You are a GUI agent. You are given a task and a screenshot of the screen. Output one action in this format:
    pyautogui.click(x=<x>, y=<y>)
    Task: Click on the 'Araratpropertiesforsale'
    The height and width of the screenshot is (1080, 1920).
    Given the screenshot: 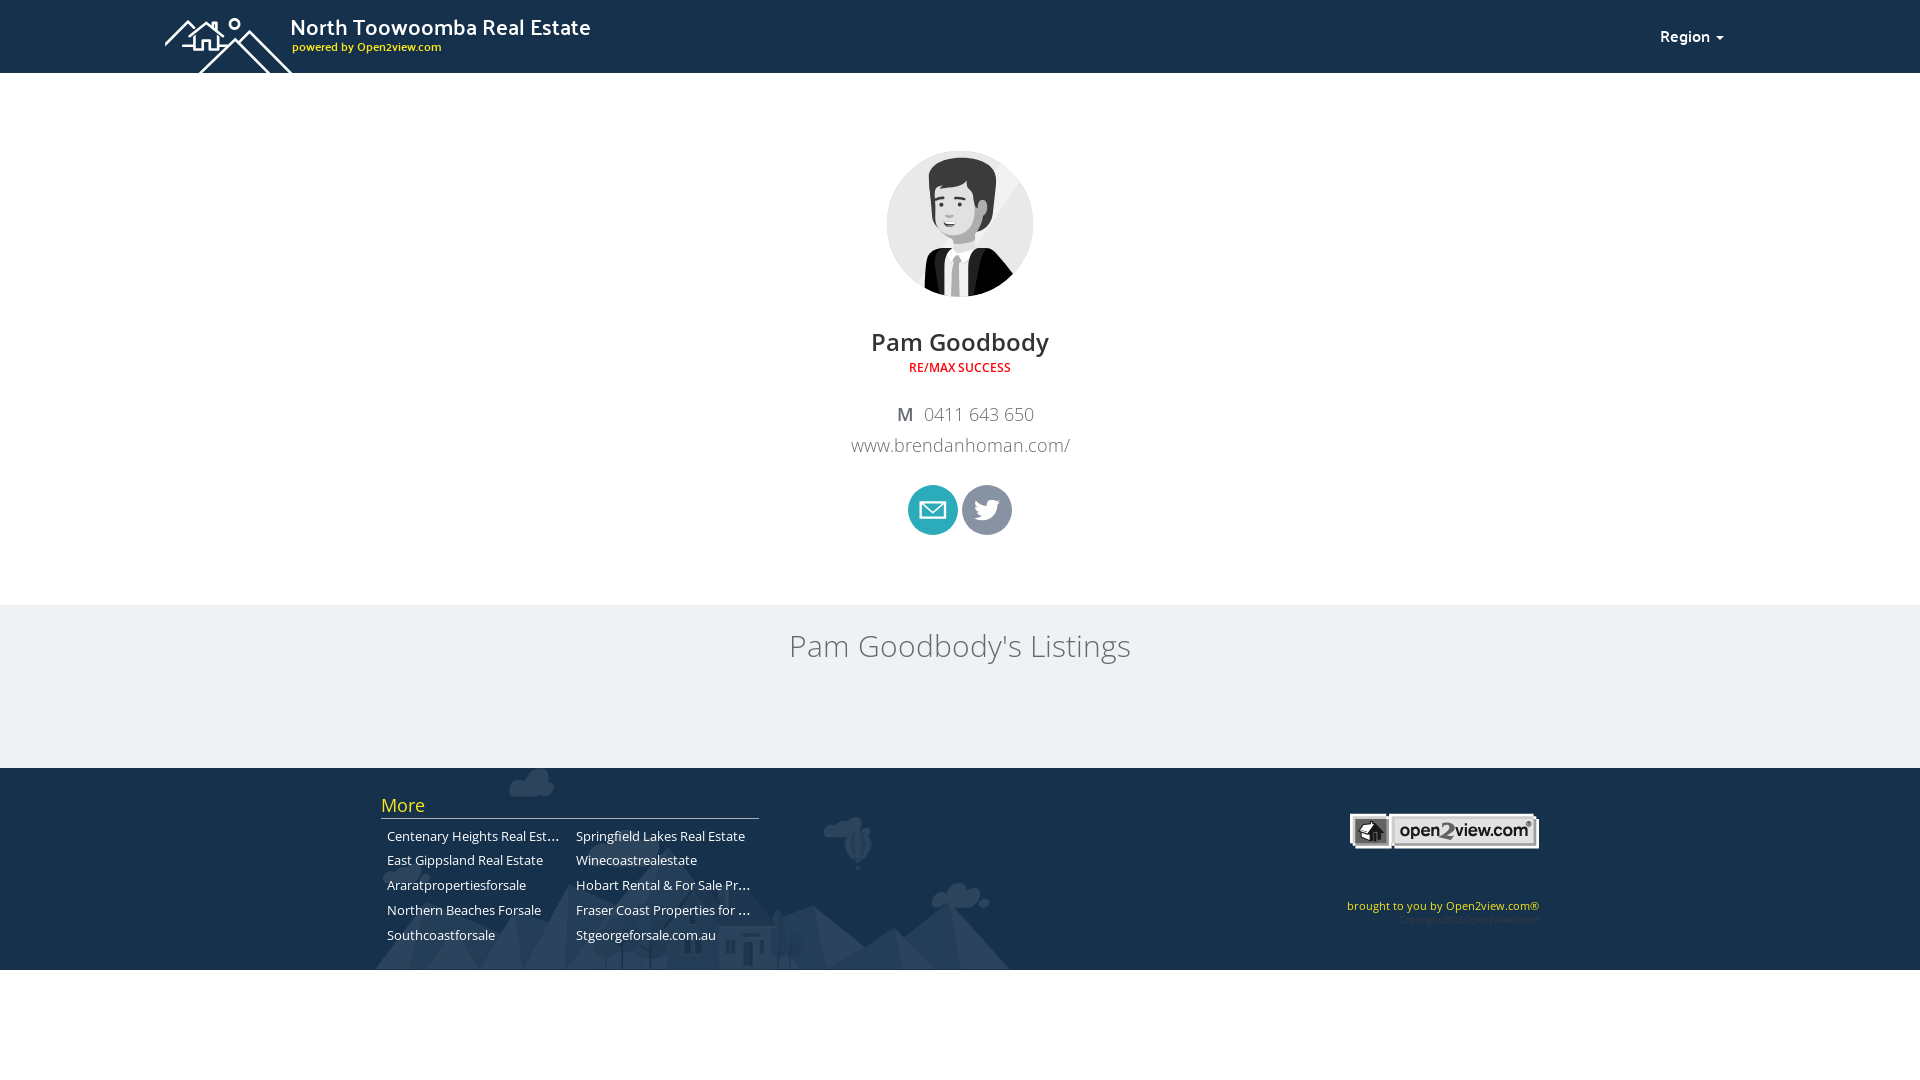 What is the action you would take?
    pyautogui.click(x=387, y=883)
    